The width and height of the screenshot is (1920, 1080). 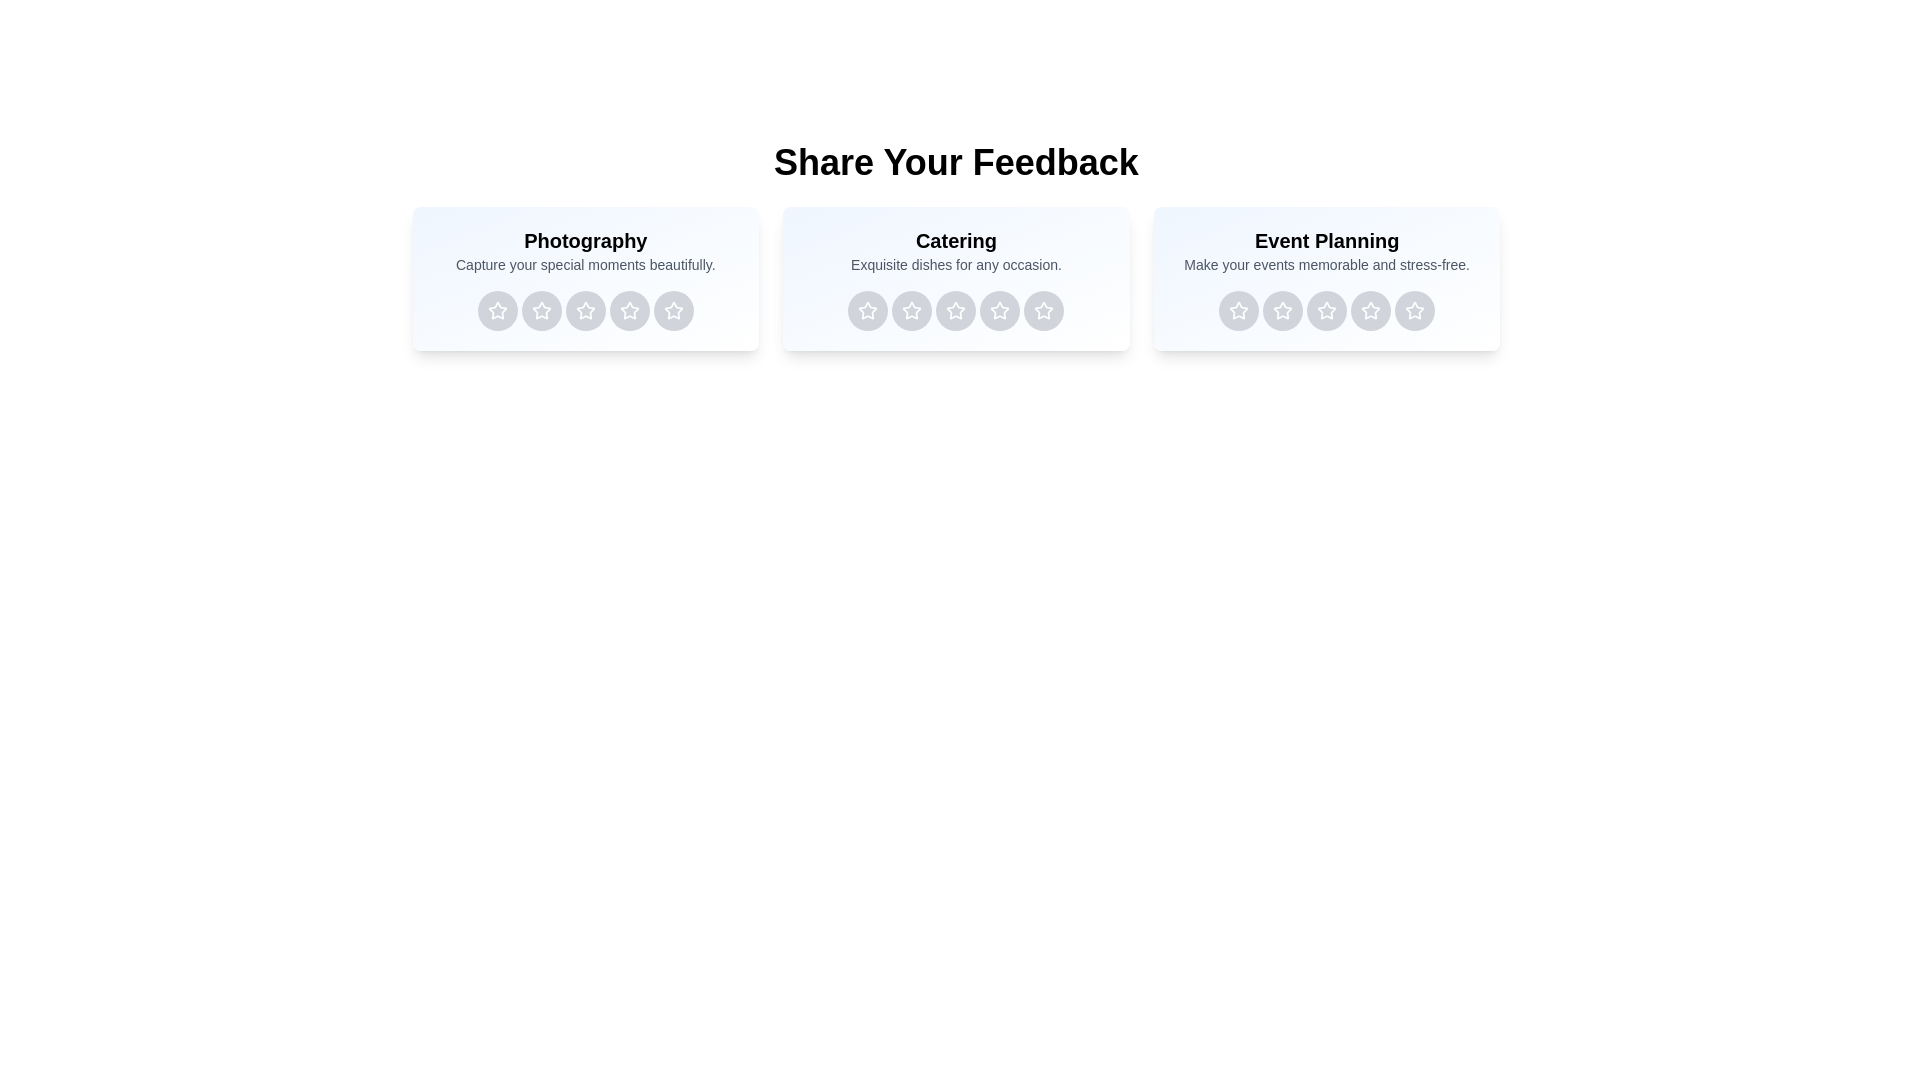 What do you see at coordinates (497, 311) in the screenshot?
I see `the rating button for Photography service with 1 stars` at bounding box center [497, 311].